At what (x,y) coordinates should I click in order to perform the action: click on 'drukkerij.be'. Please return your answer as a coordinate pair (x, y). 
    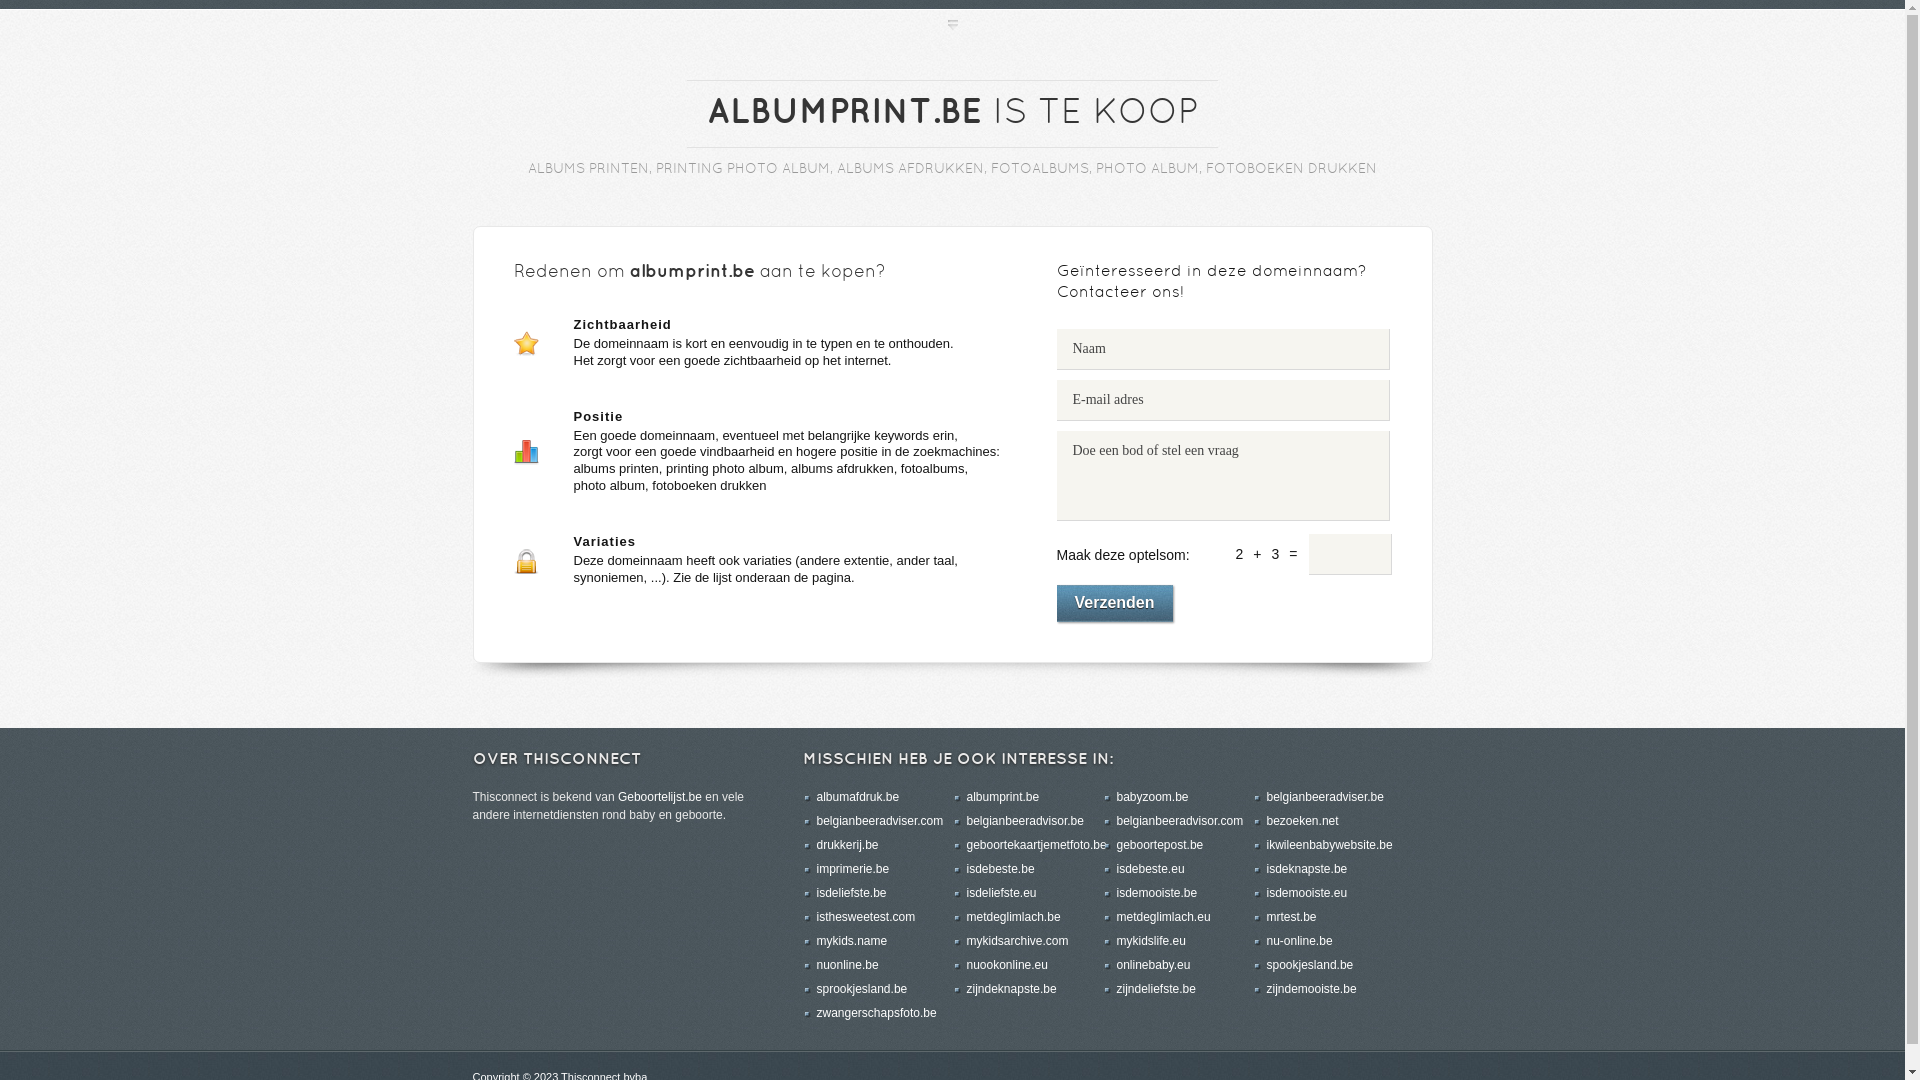
    Looking at the image, I should click on (846, 844).